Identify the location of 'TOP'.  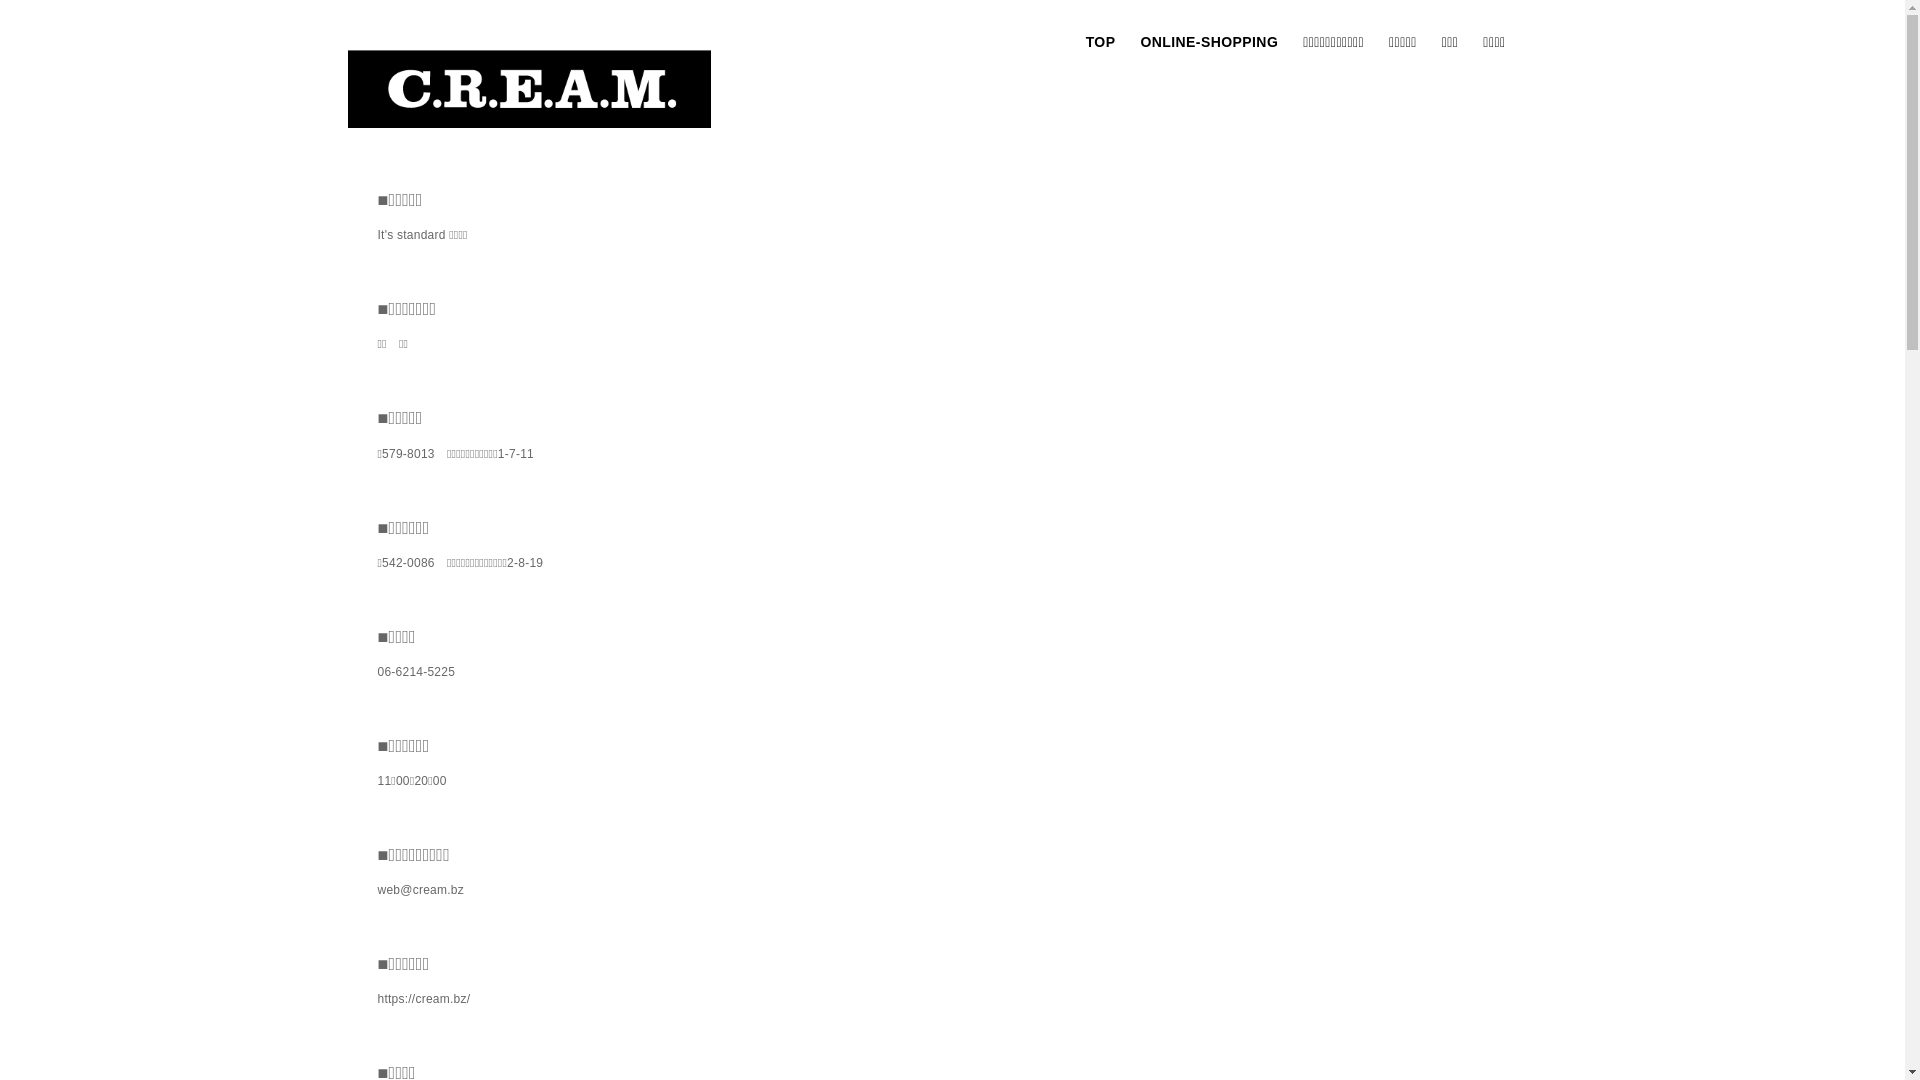
(1099, 42).